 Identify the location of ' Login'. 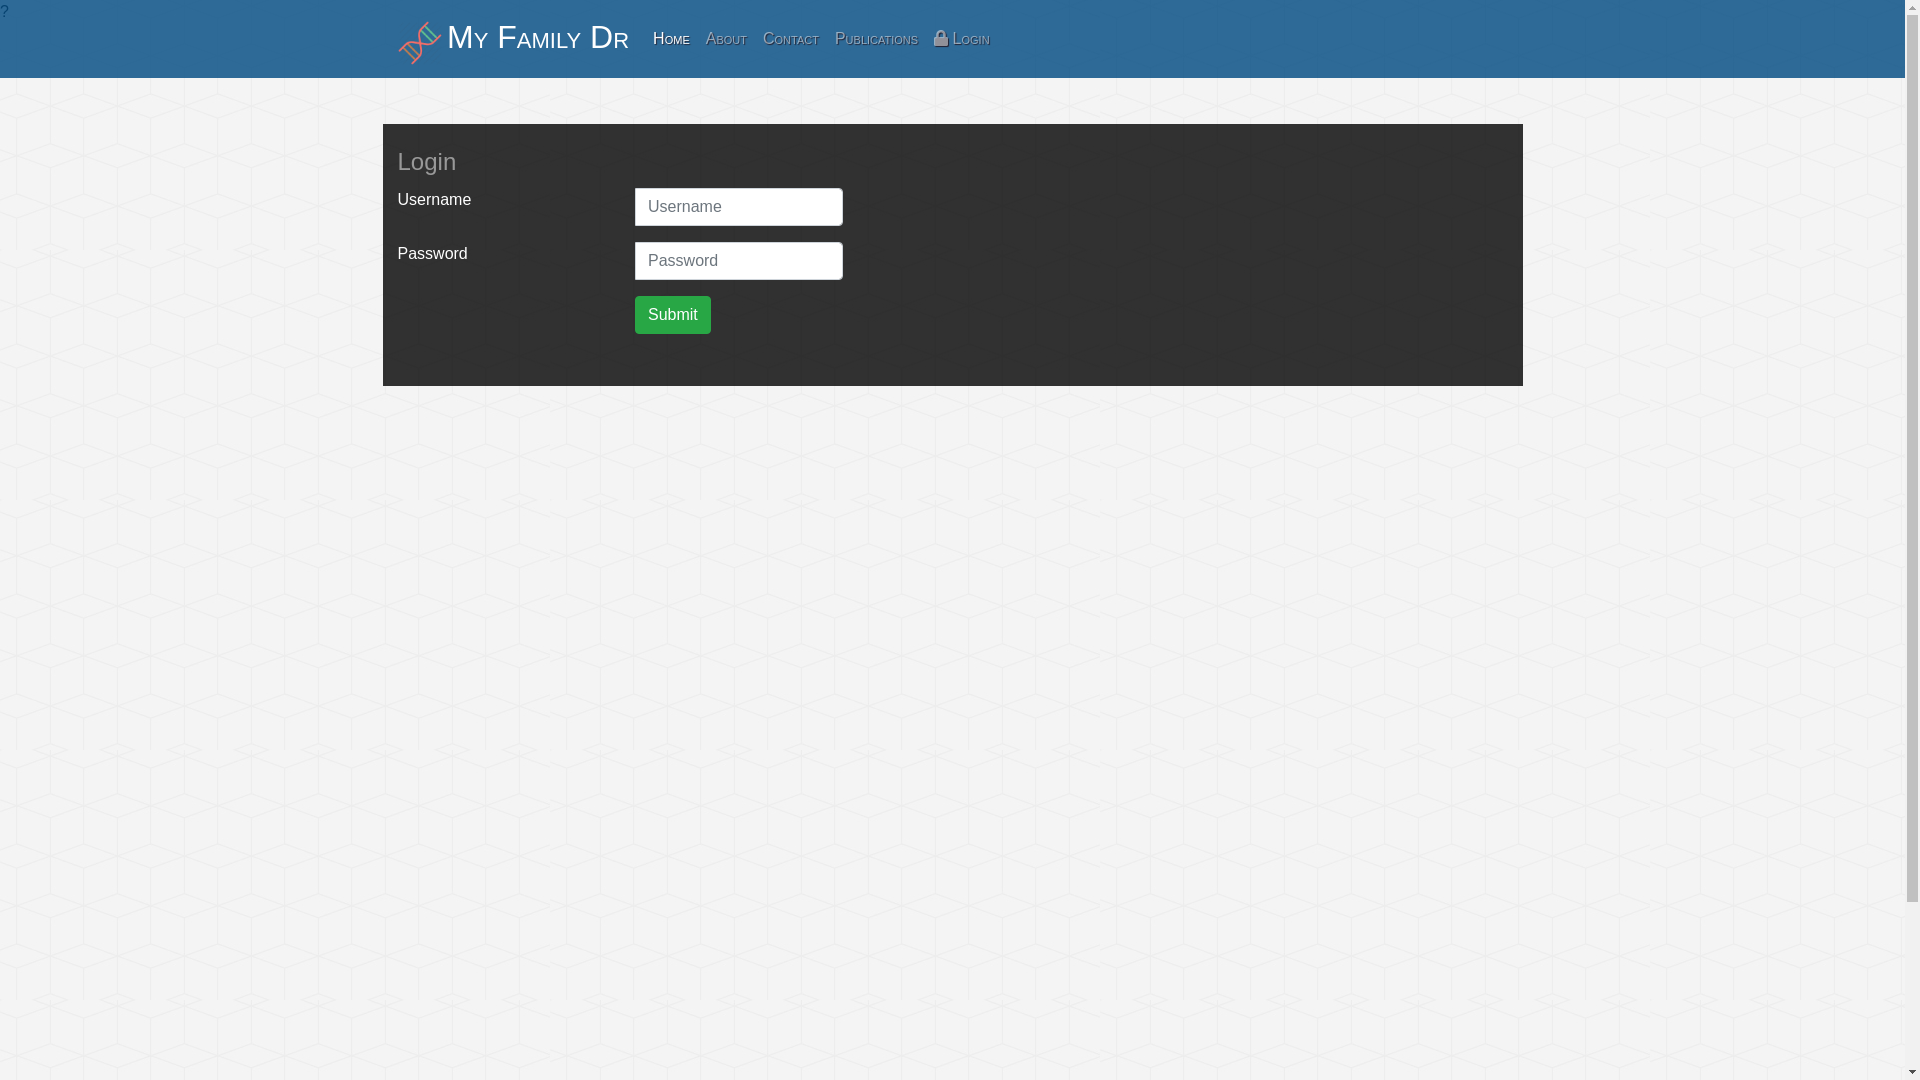
(961, 38).